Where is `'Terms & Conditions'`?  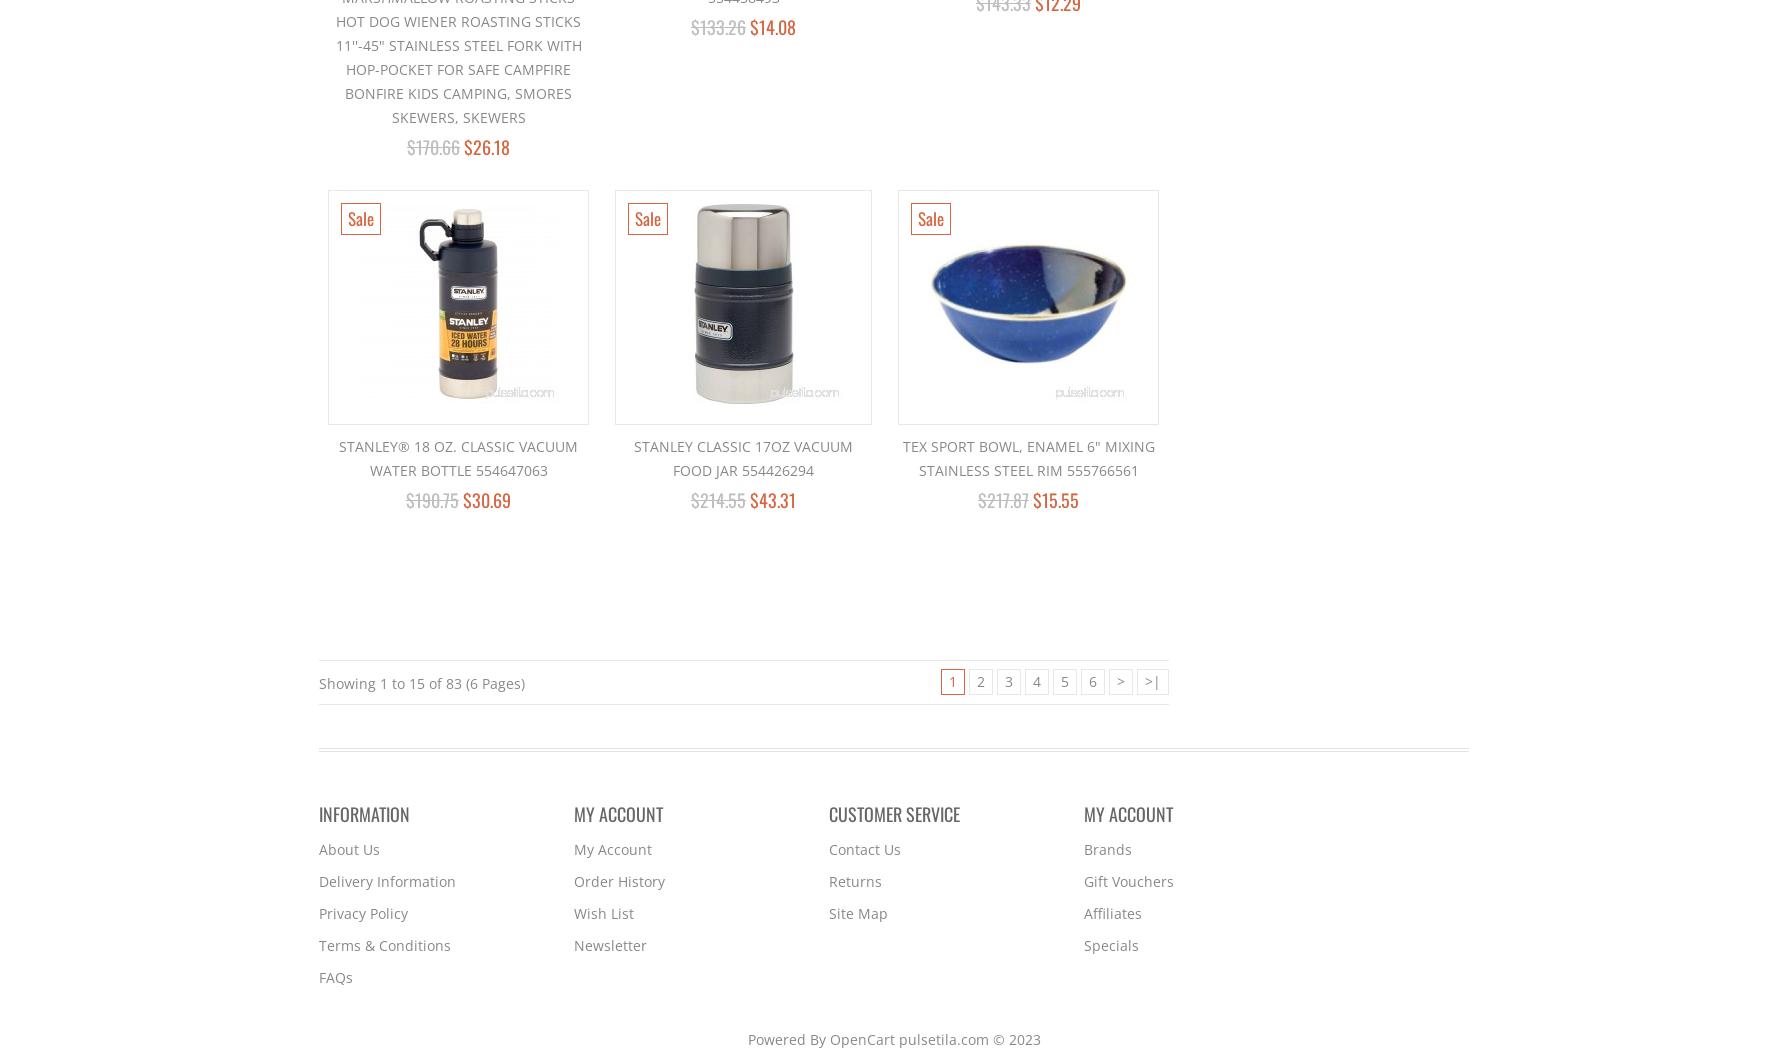 'Terms & Conditions' is located at coordinates (383, 944).